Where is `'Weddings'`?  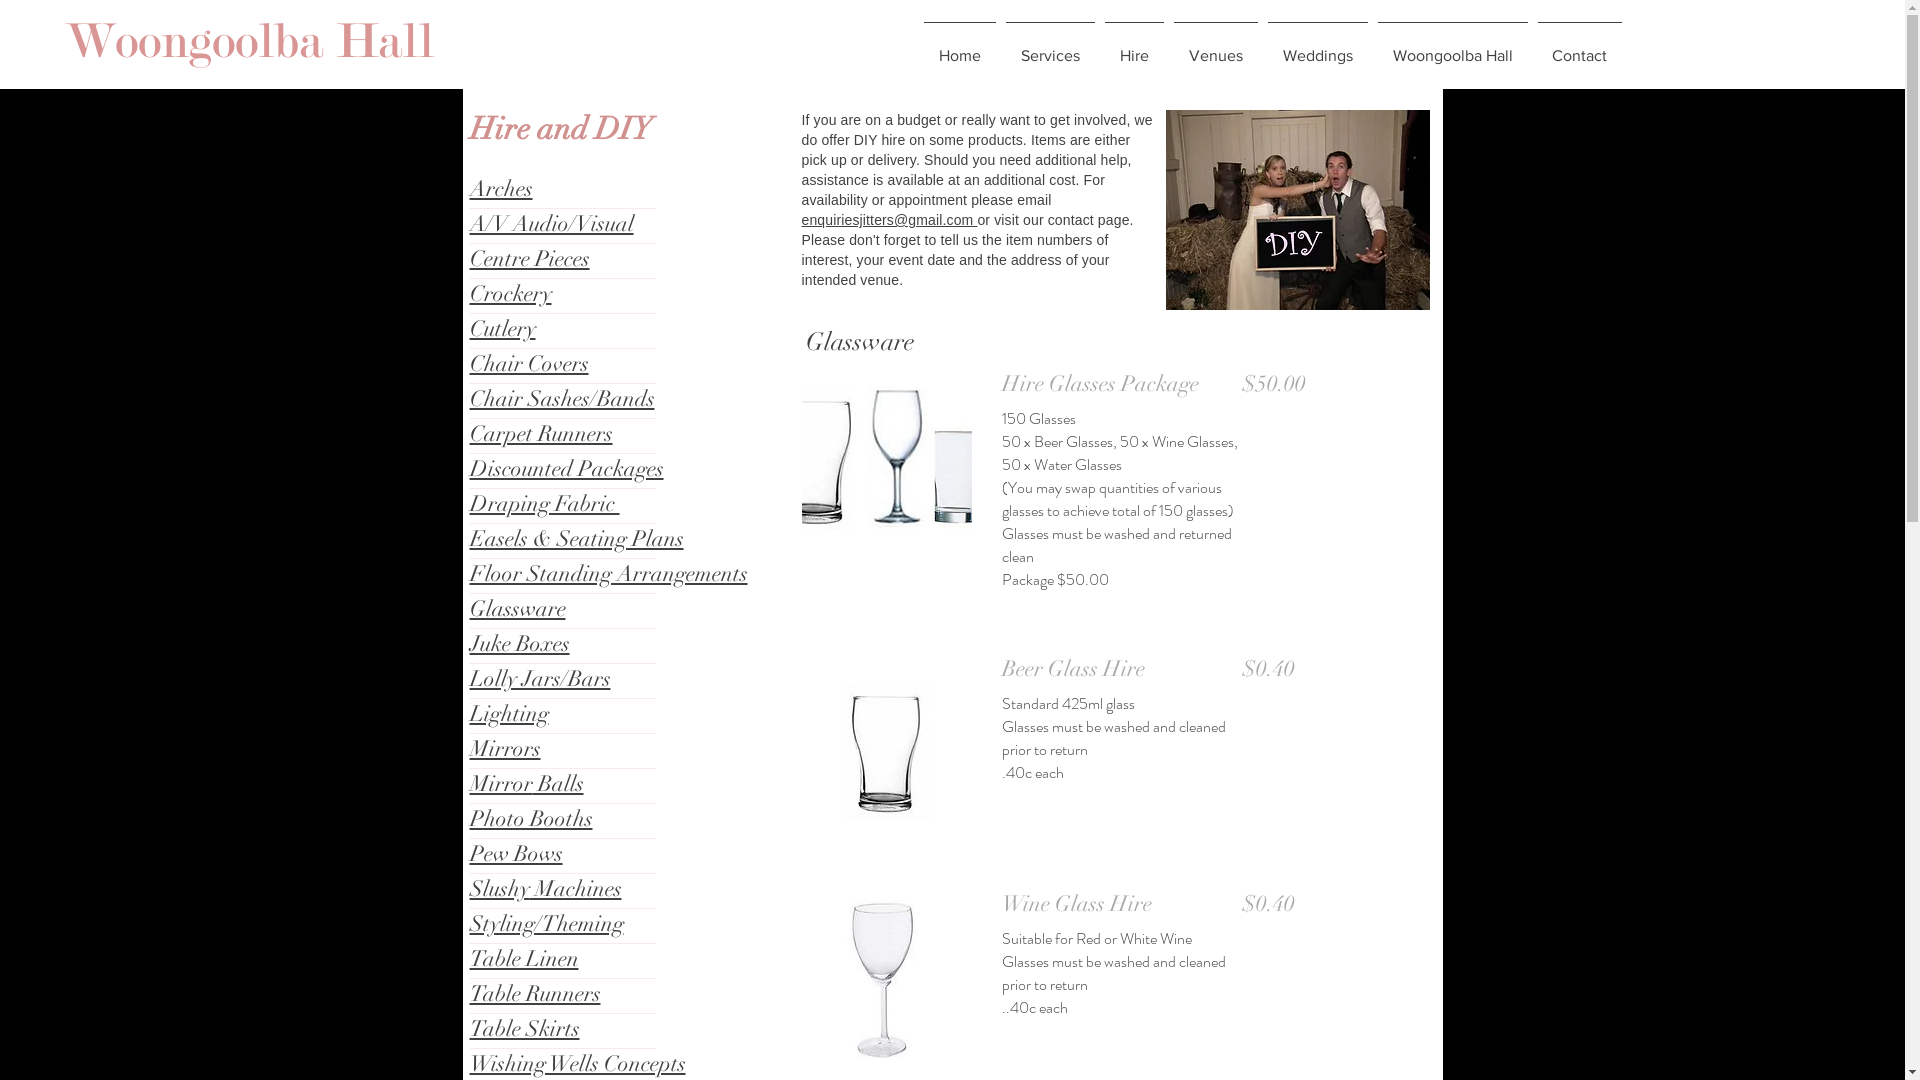 'Weddings' is located at coordinates (1261, 45).